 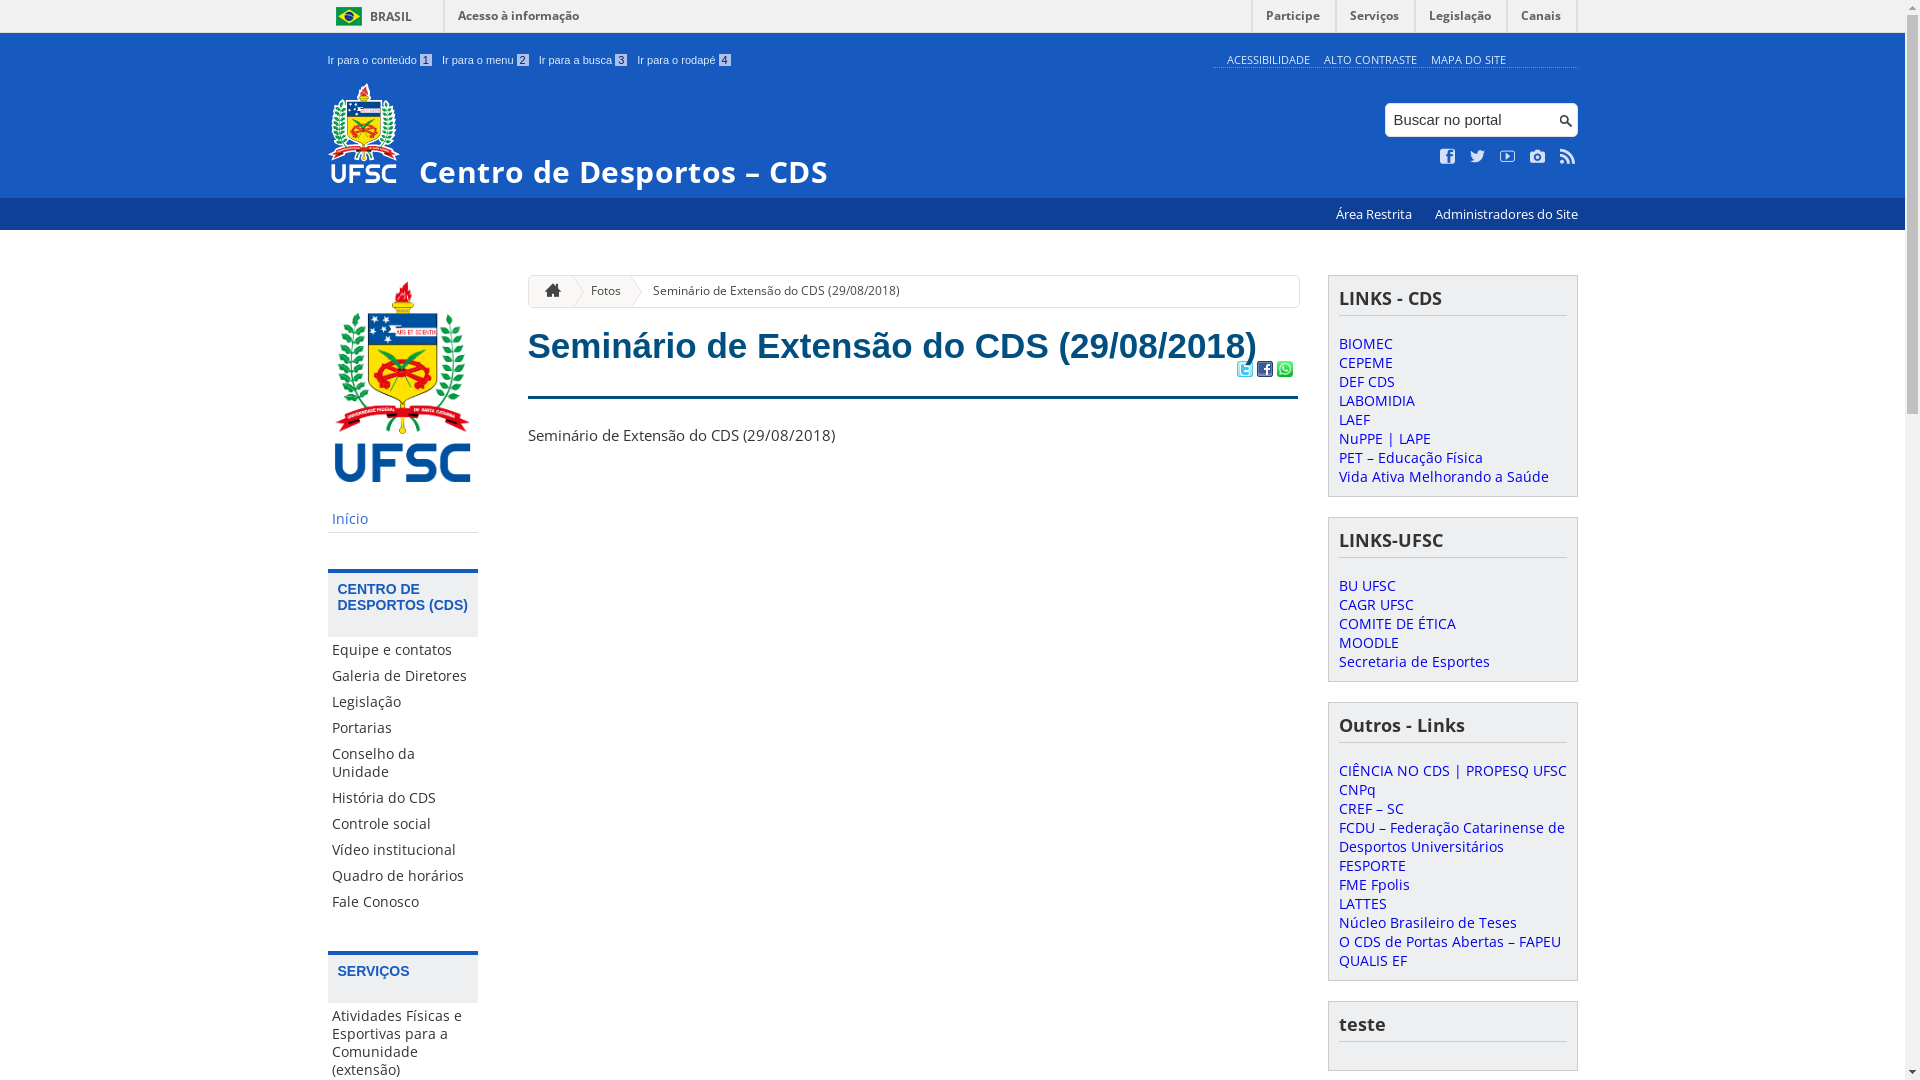 What do you see at coordinates (1275, 370) in the screenshot?
I see `'Compartilhar no WhatsApp'` at bounding box center [1275, 370].